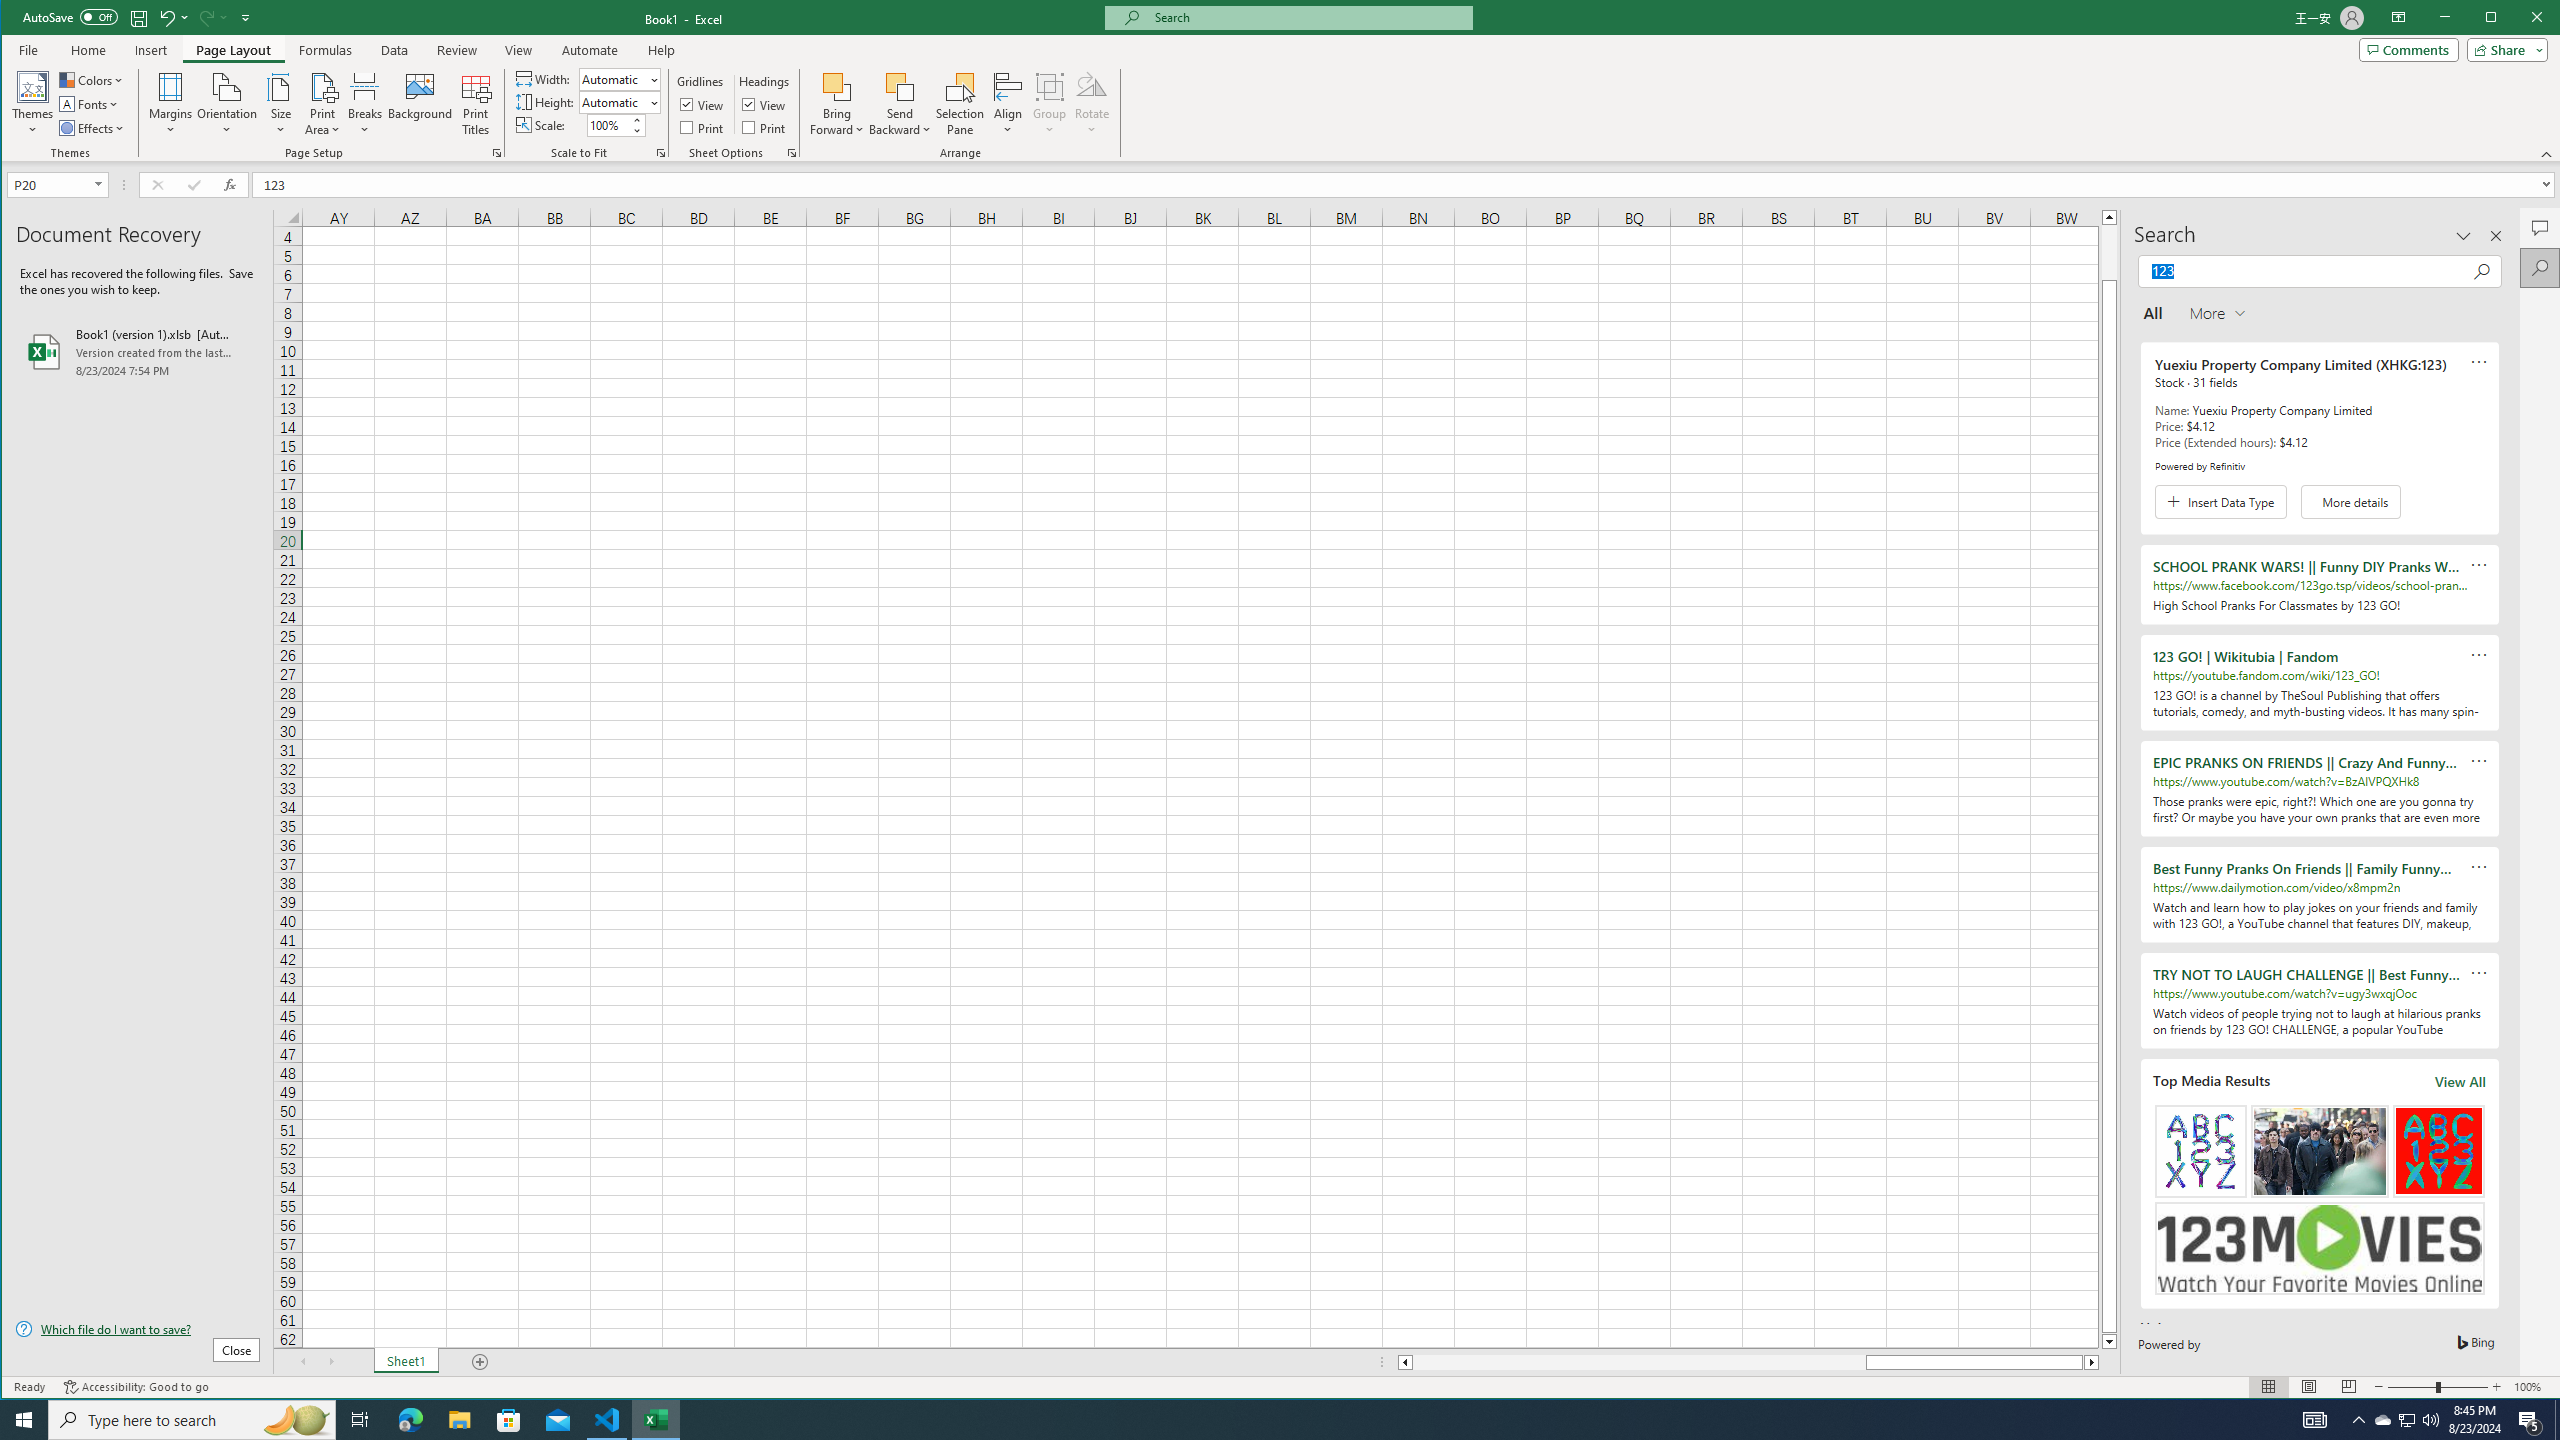  What do you see at coordinates (395, 49) in the screenshot?
I see `'Data'` at bounding box center [395, 49].